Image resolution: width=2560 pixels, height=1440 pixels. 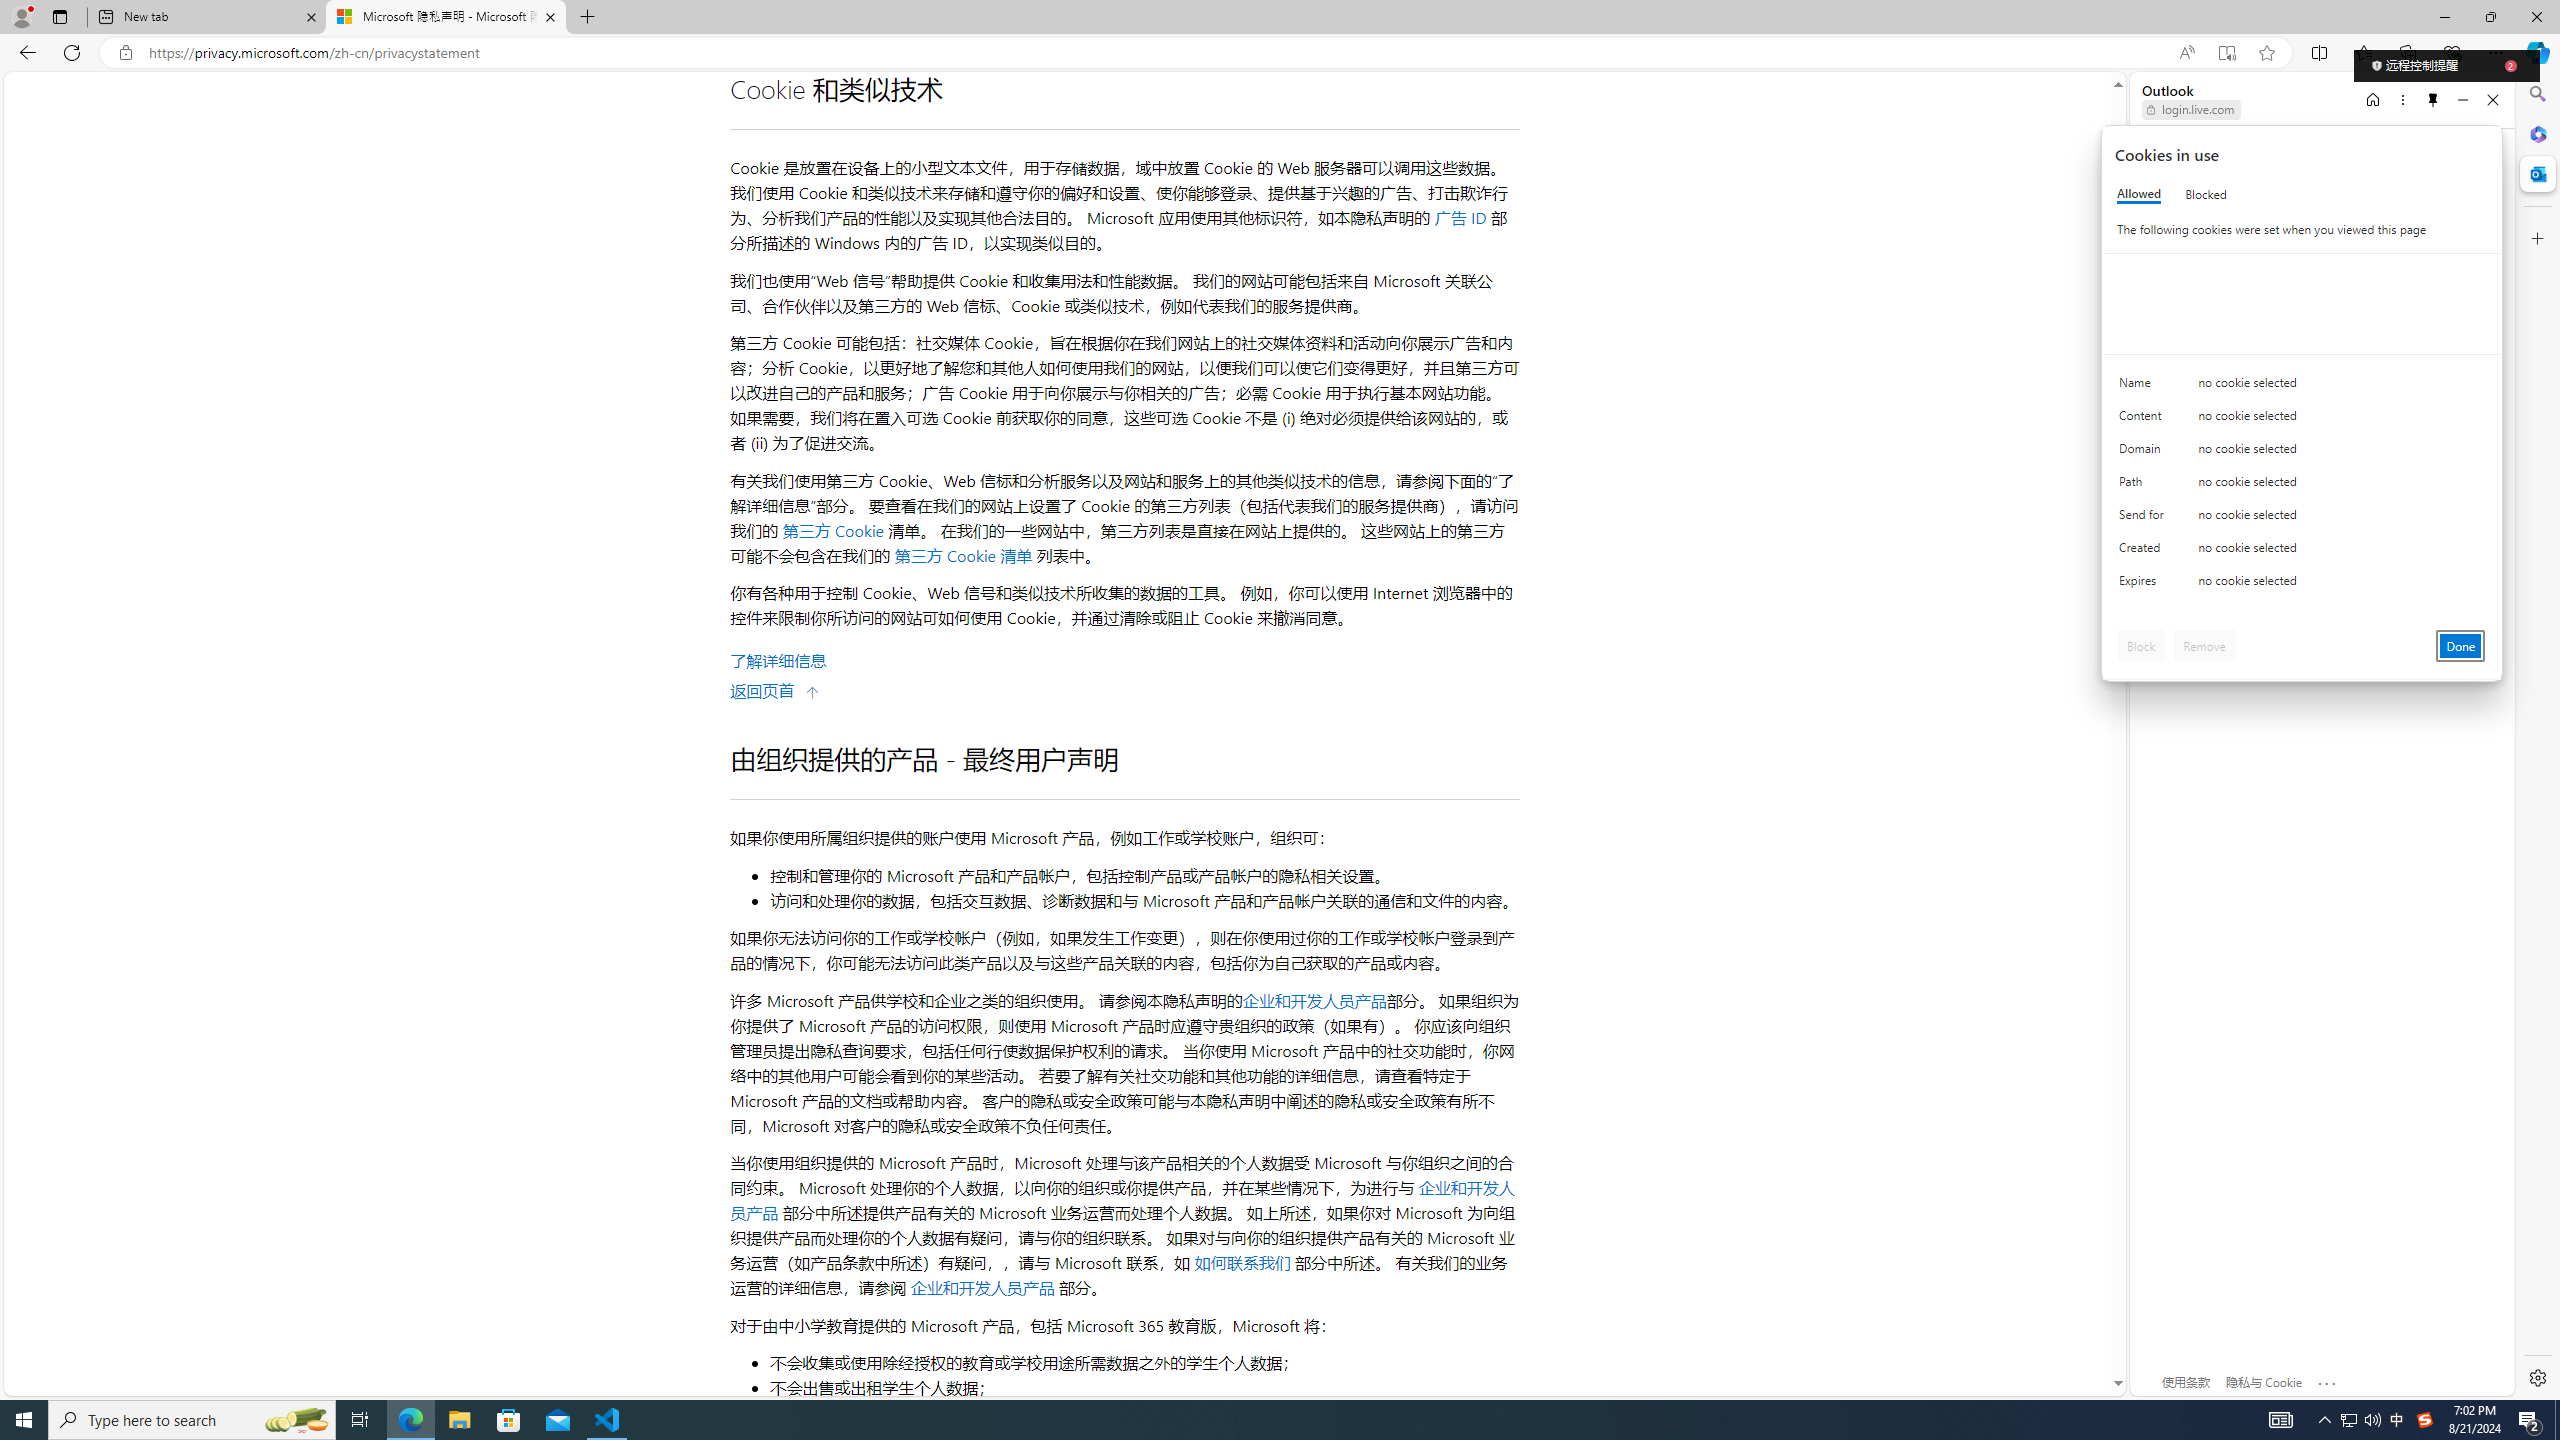 I want to click on 'Allowed', so click(x=2137, y=194).